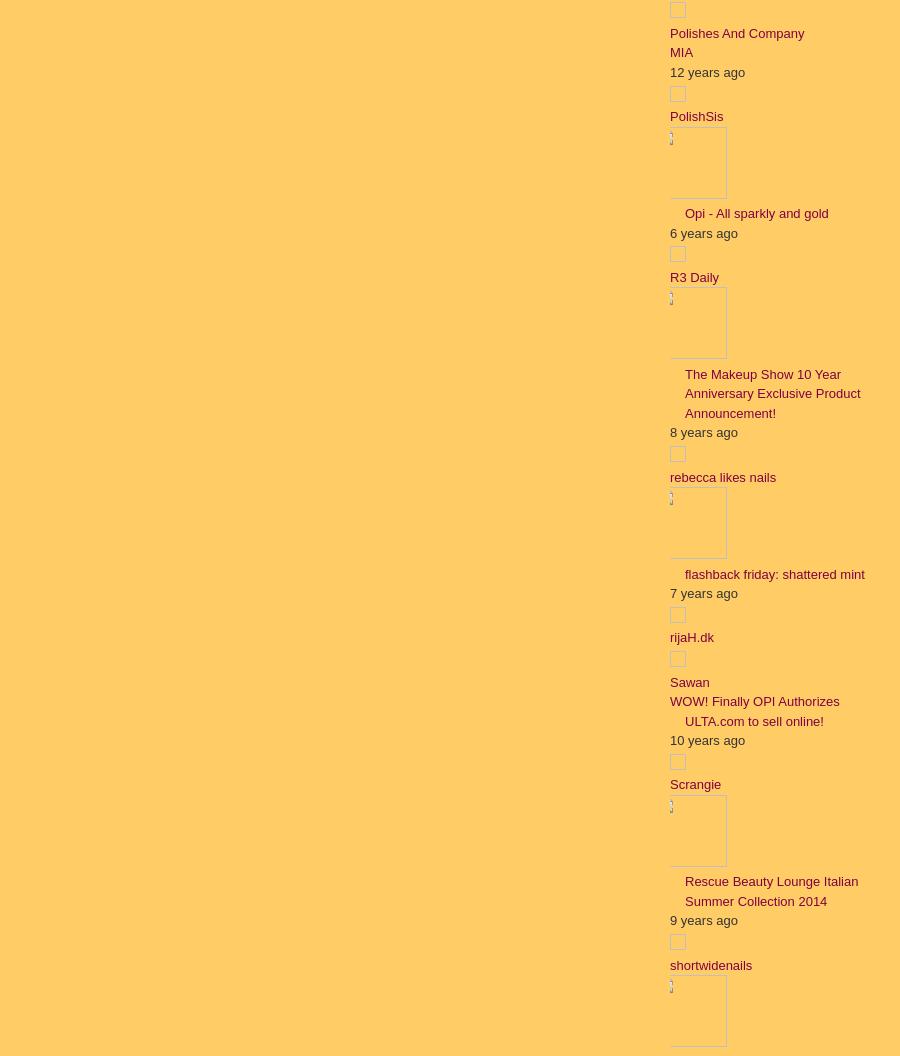  I want to click on 'rebecca likes nails', so click(669, 475).